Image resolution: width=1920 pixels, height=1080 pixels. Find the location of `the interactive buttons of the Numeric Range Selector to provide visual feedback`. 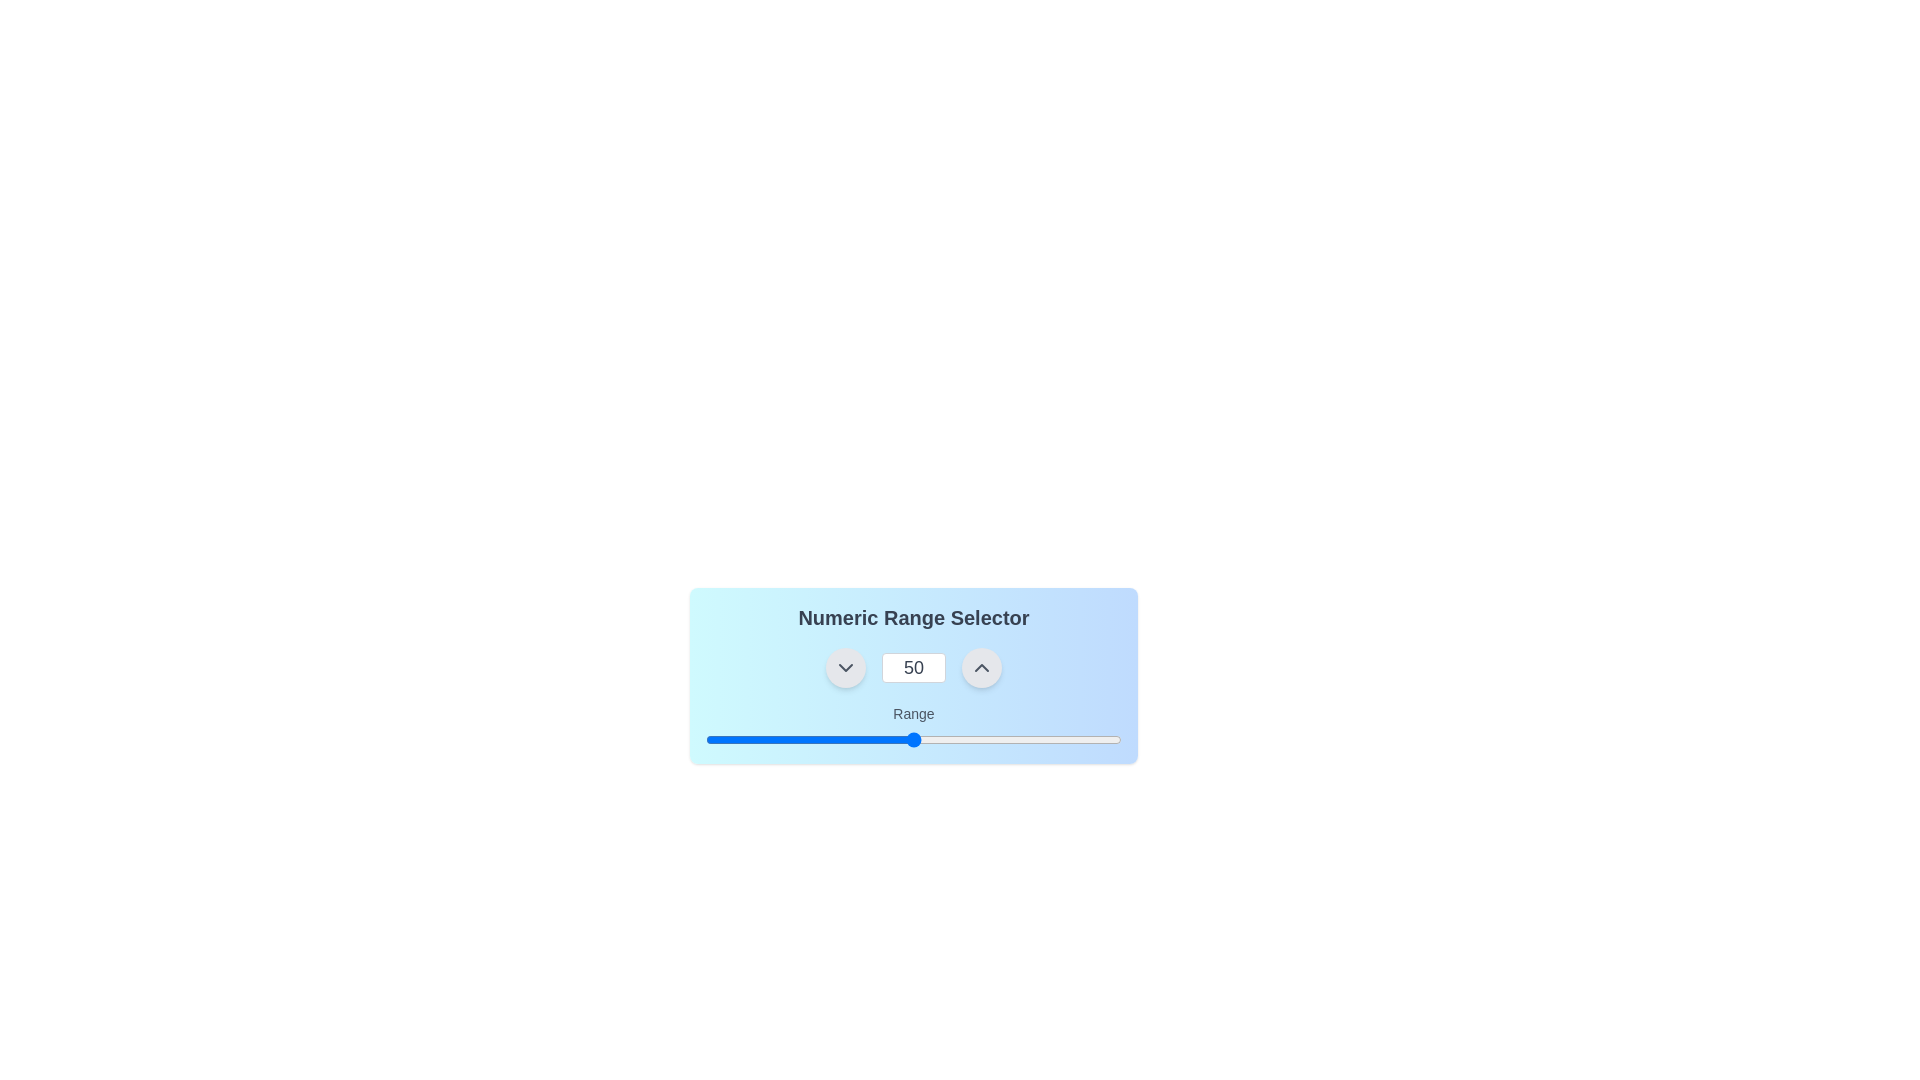

the interactive buttons of the Numeric Range Selector to provide visual feedback is located at coordinates (912, 667).